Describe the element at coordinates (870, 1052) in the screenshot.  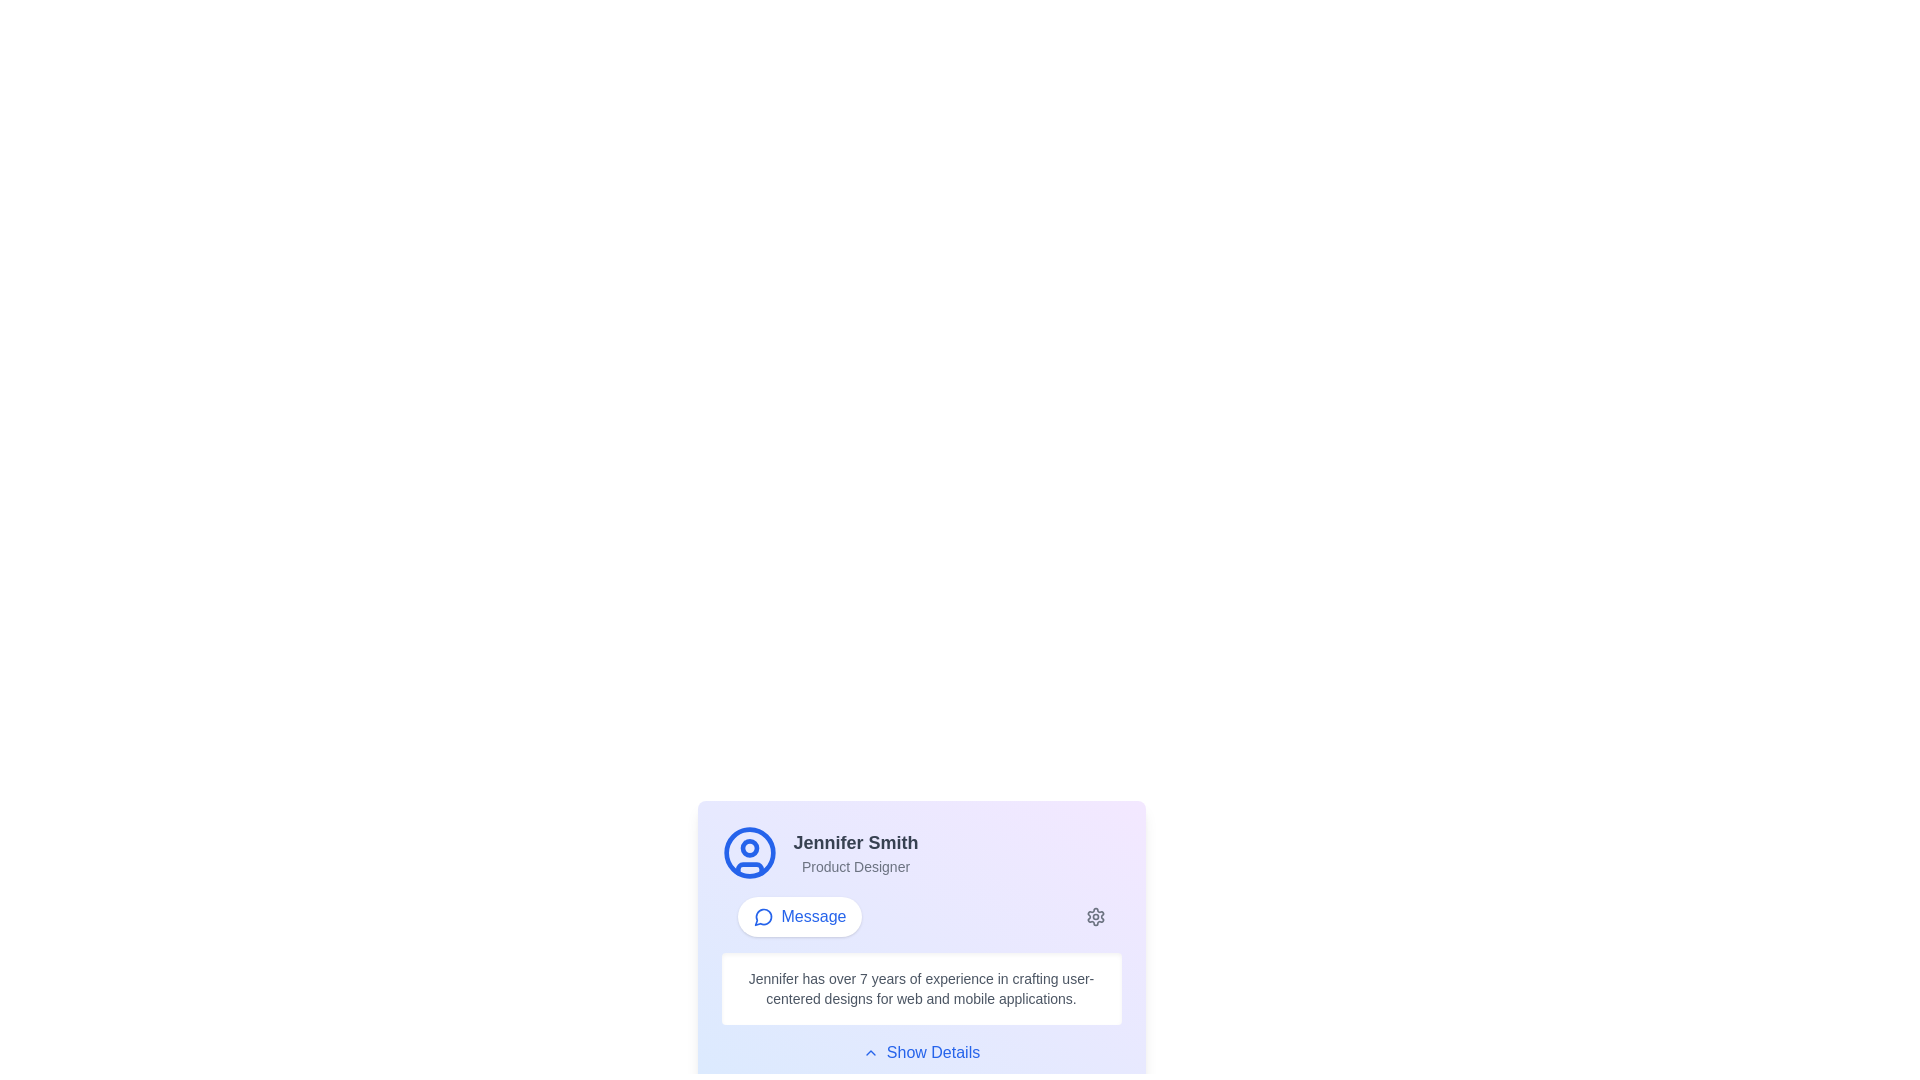
I see `the icon located to the left of the 'Show Details' text` at that location.